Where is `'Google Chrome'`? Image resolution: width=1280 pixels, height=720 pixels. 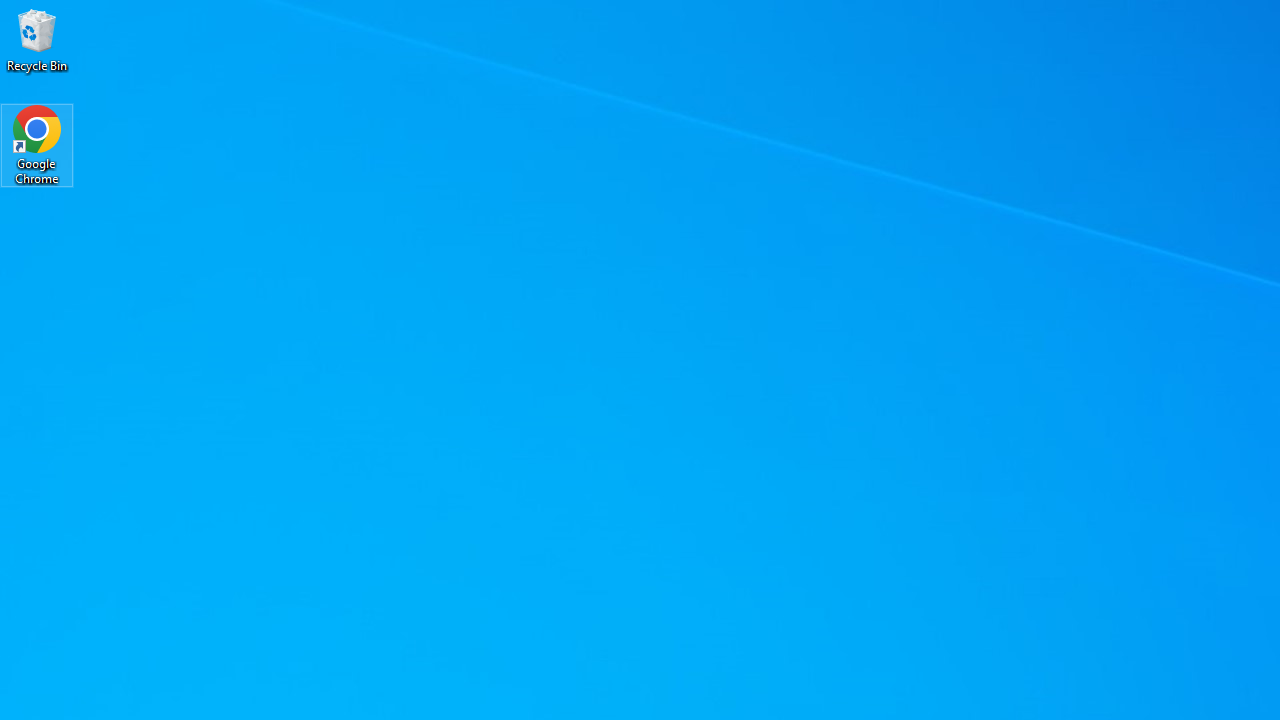 'Google Chrome' is located at coordinates (37, 144).